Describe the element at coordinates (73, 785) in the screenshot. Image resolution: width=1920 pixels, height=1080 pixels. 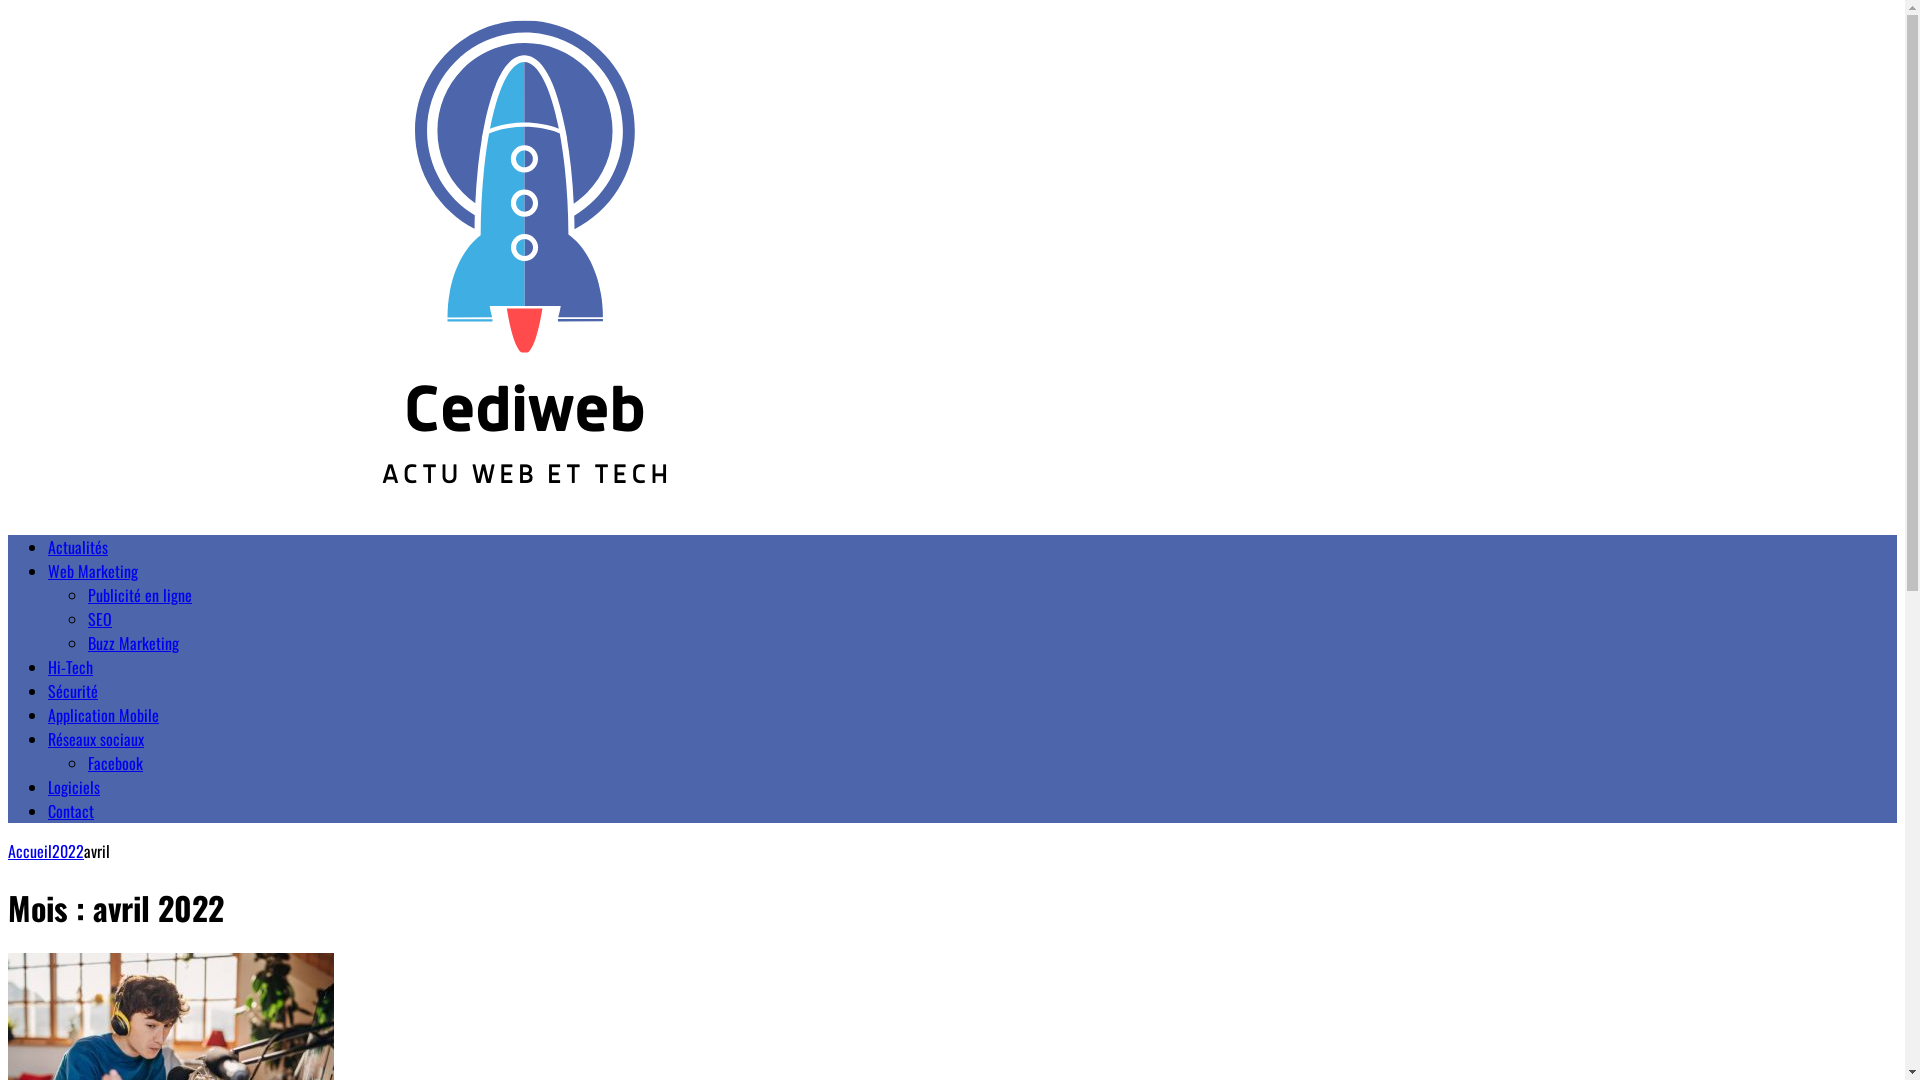
I see `'Logiciels'` at that location.